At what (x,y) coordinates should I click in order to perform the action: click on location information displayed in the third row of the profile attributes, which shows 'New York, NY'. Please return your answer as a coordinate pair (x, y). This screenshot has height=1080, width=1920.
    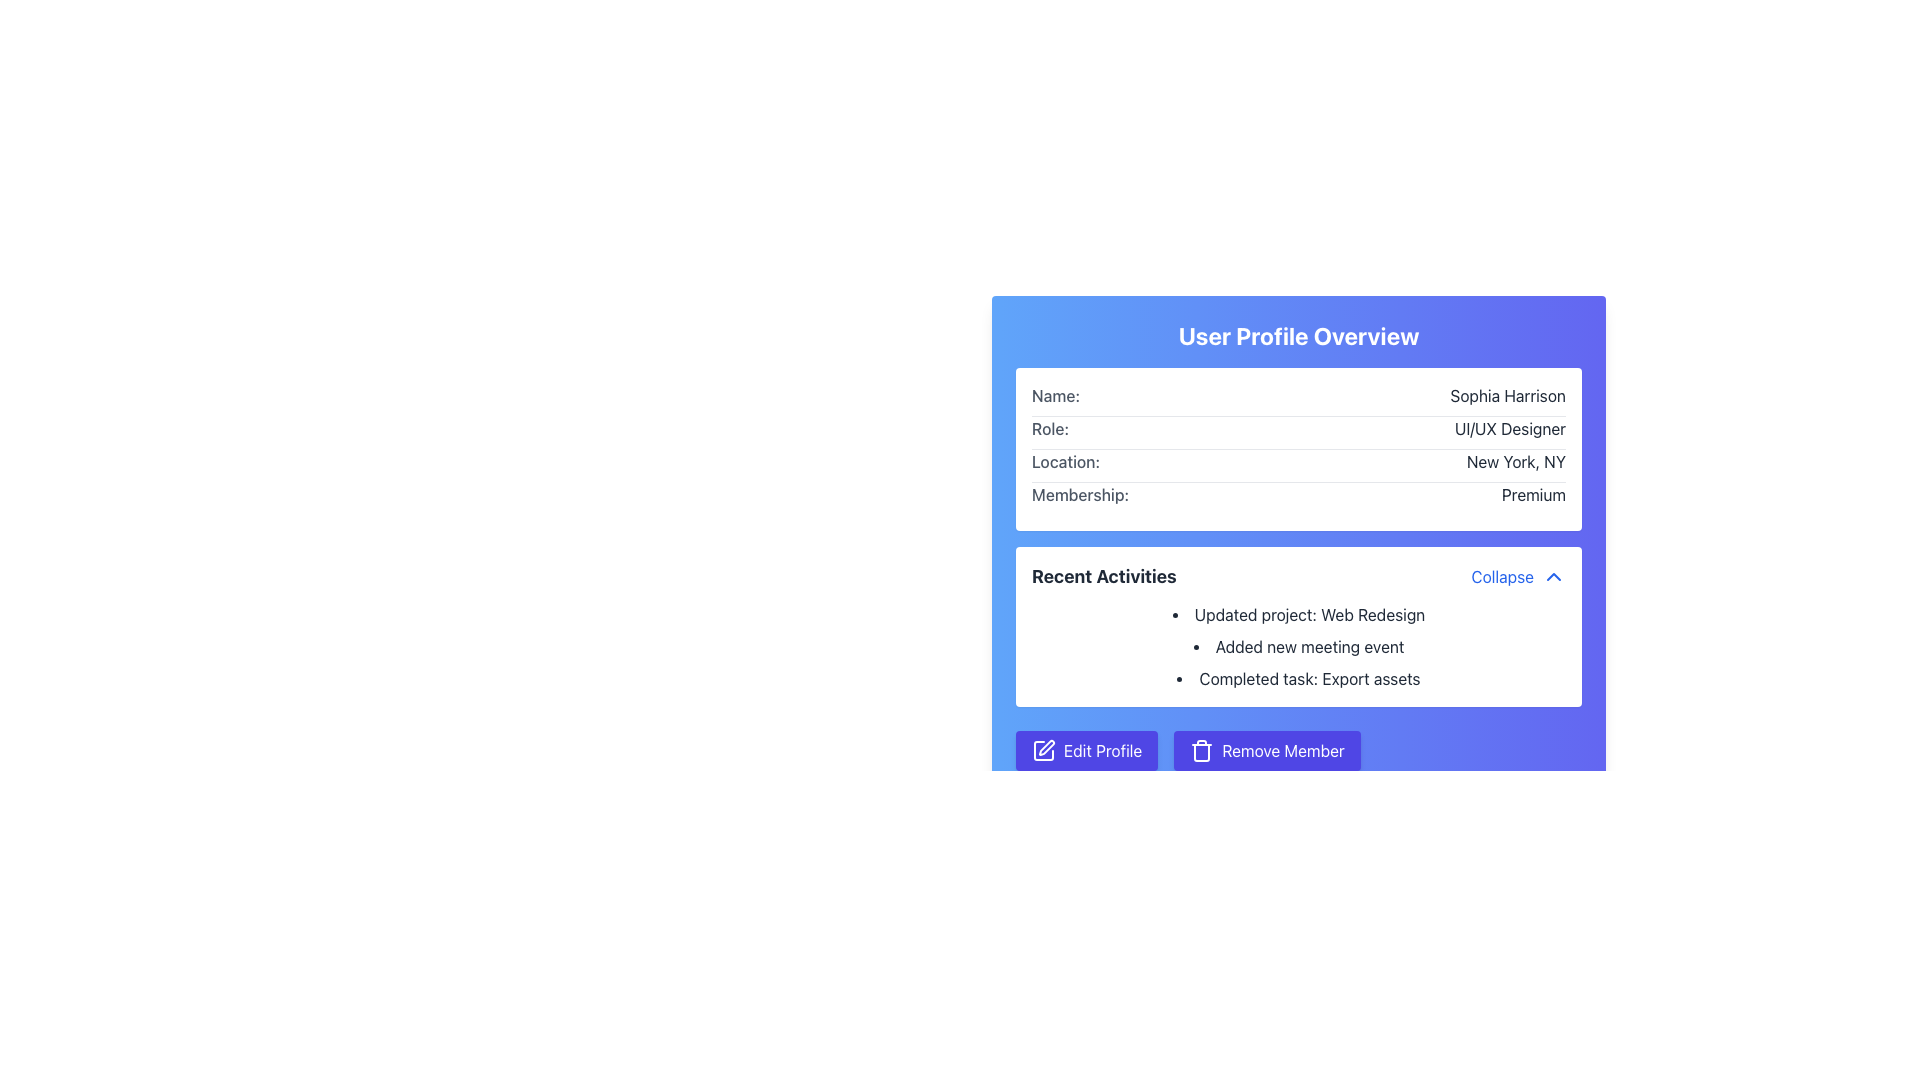
    Looking at the image, I should click on (1299, 466).